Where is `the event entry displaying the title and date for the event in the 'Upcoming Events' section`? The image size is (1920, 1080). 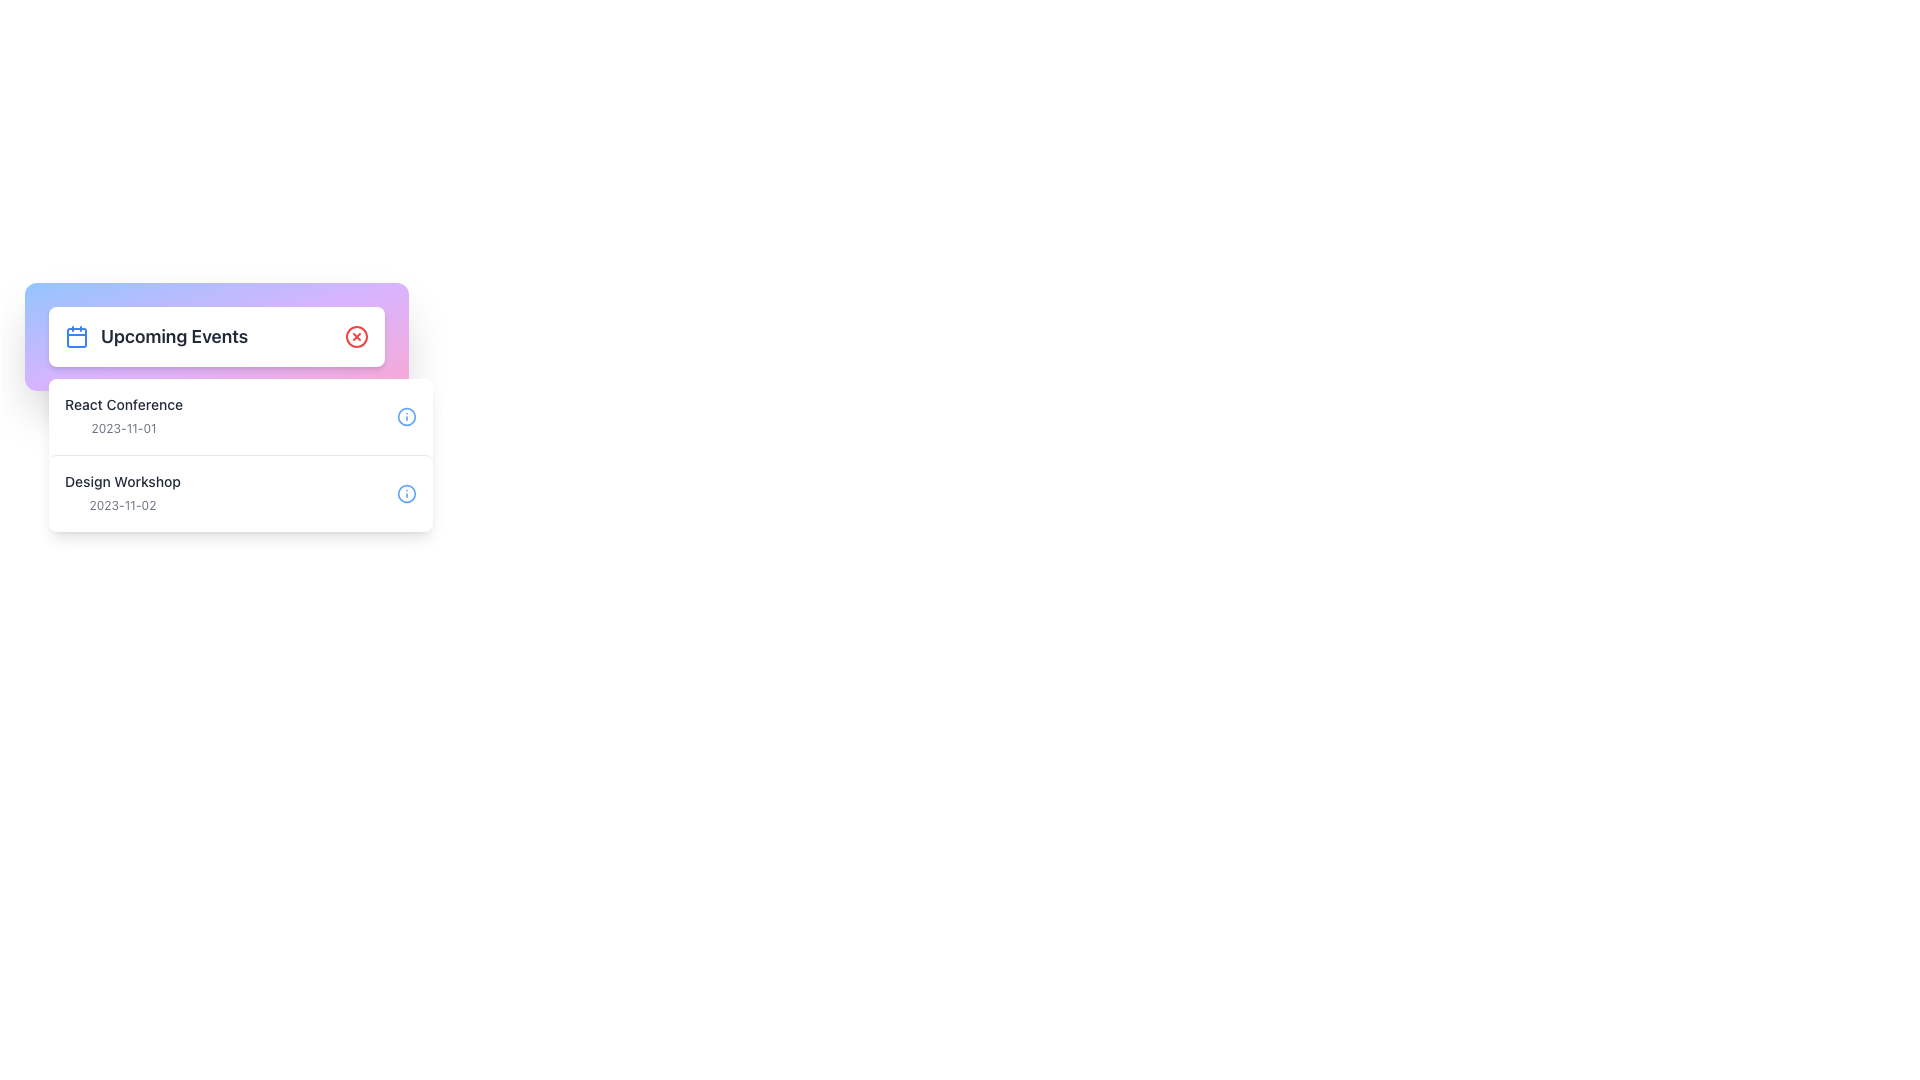
the event entry displaying the title and date for the event in the 'Upcoming Events' section is located at coordinates (123, 415).